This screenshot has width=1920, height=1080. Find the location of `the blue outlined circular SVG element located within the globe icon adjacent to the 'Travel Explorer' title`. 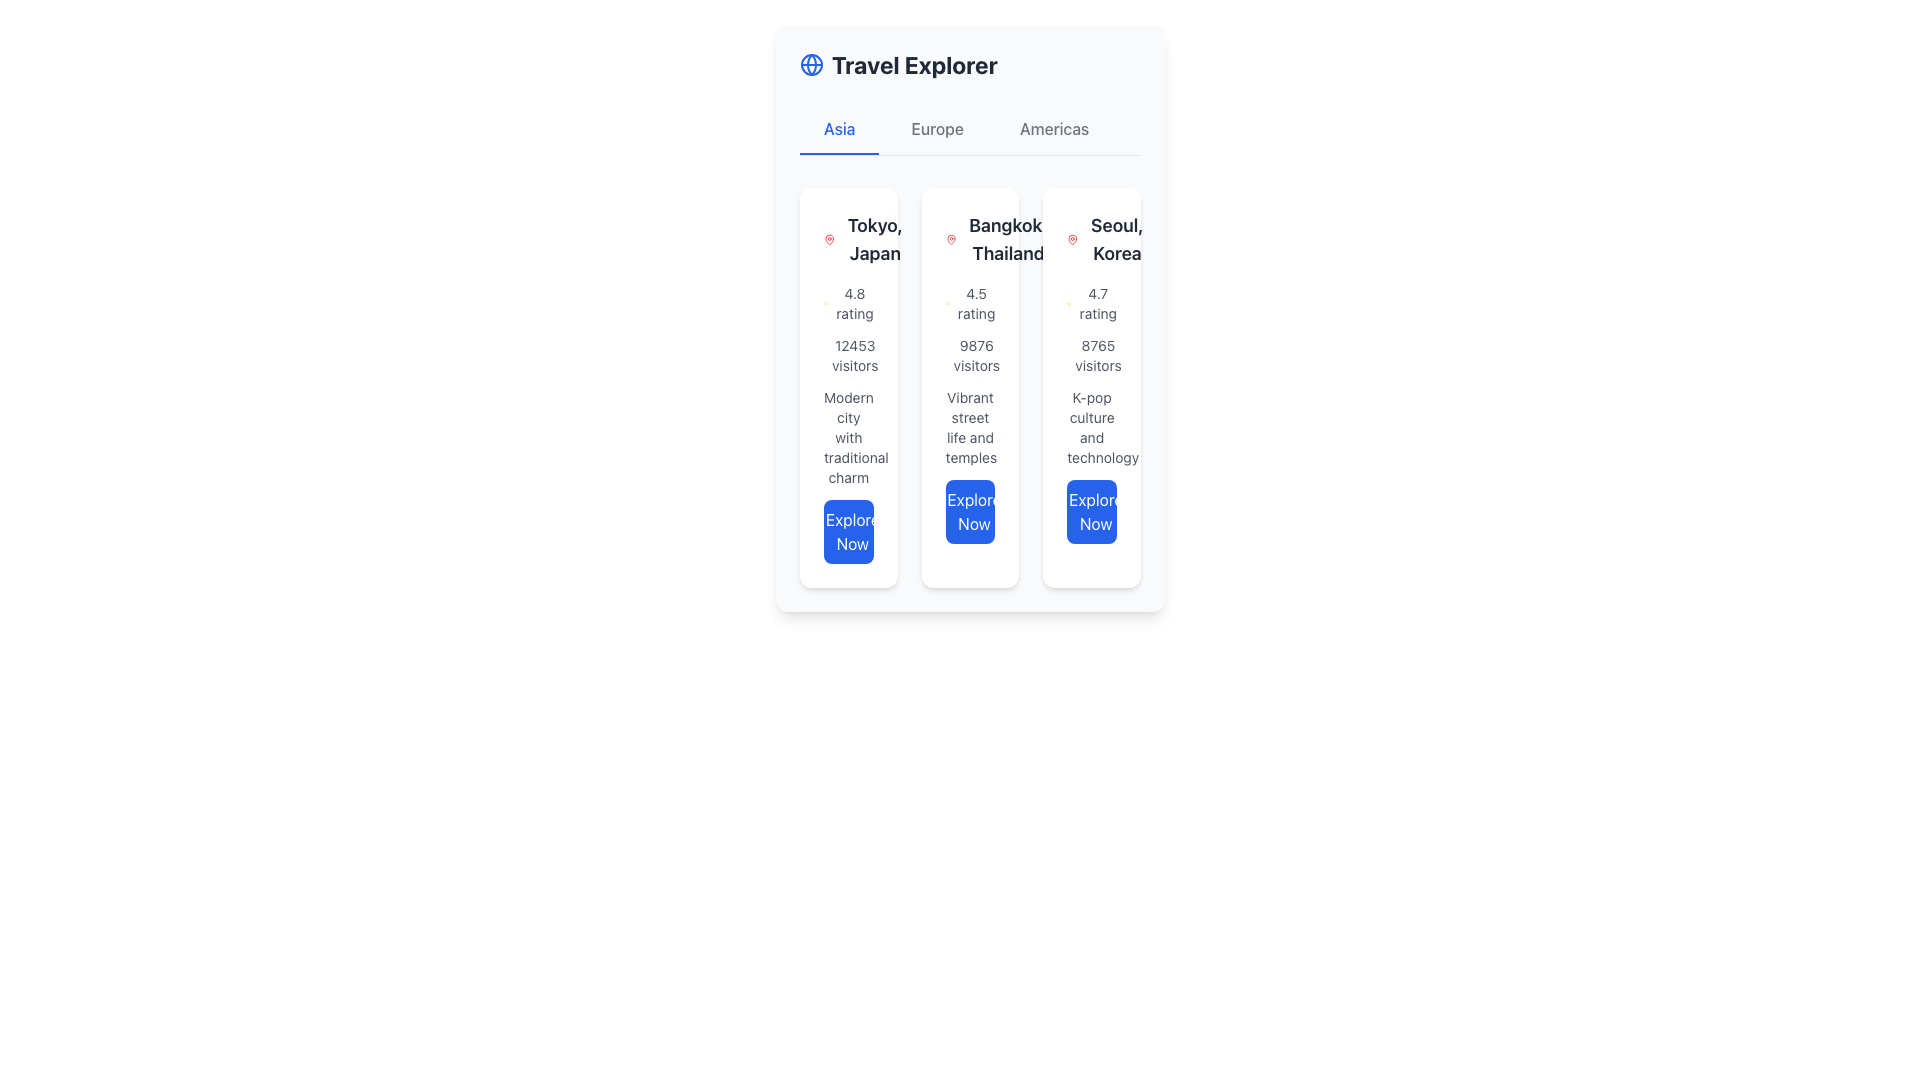

the blue outlined circular SVG element located within the globe icon adjacent to the 'Travel Explorer' title is located at coordinates (811, 64).